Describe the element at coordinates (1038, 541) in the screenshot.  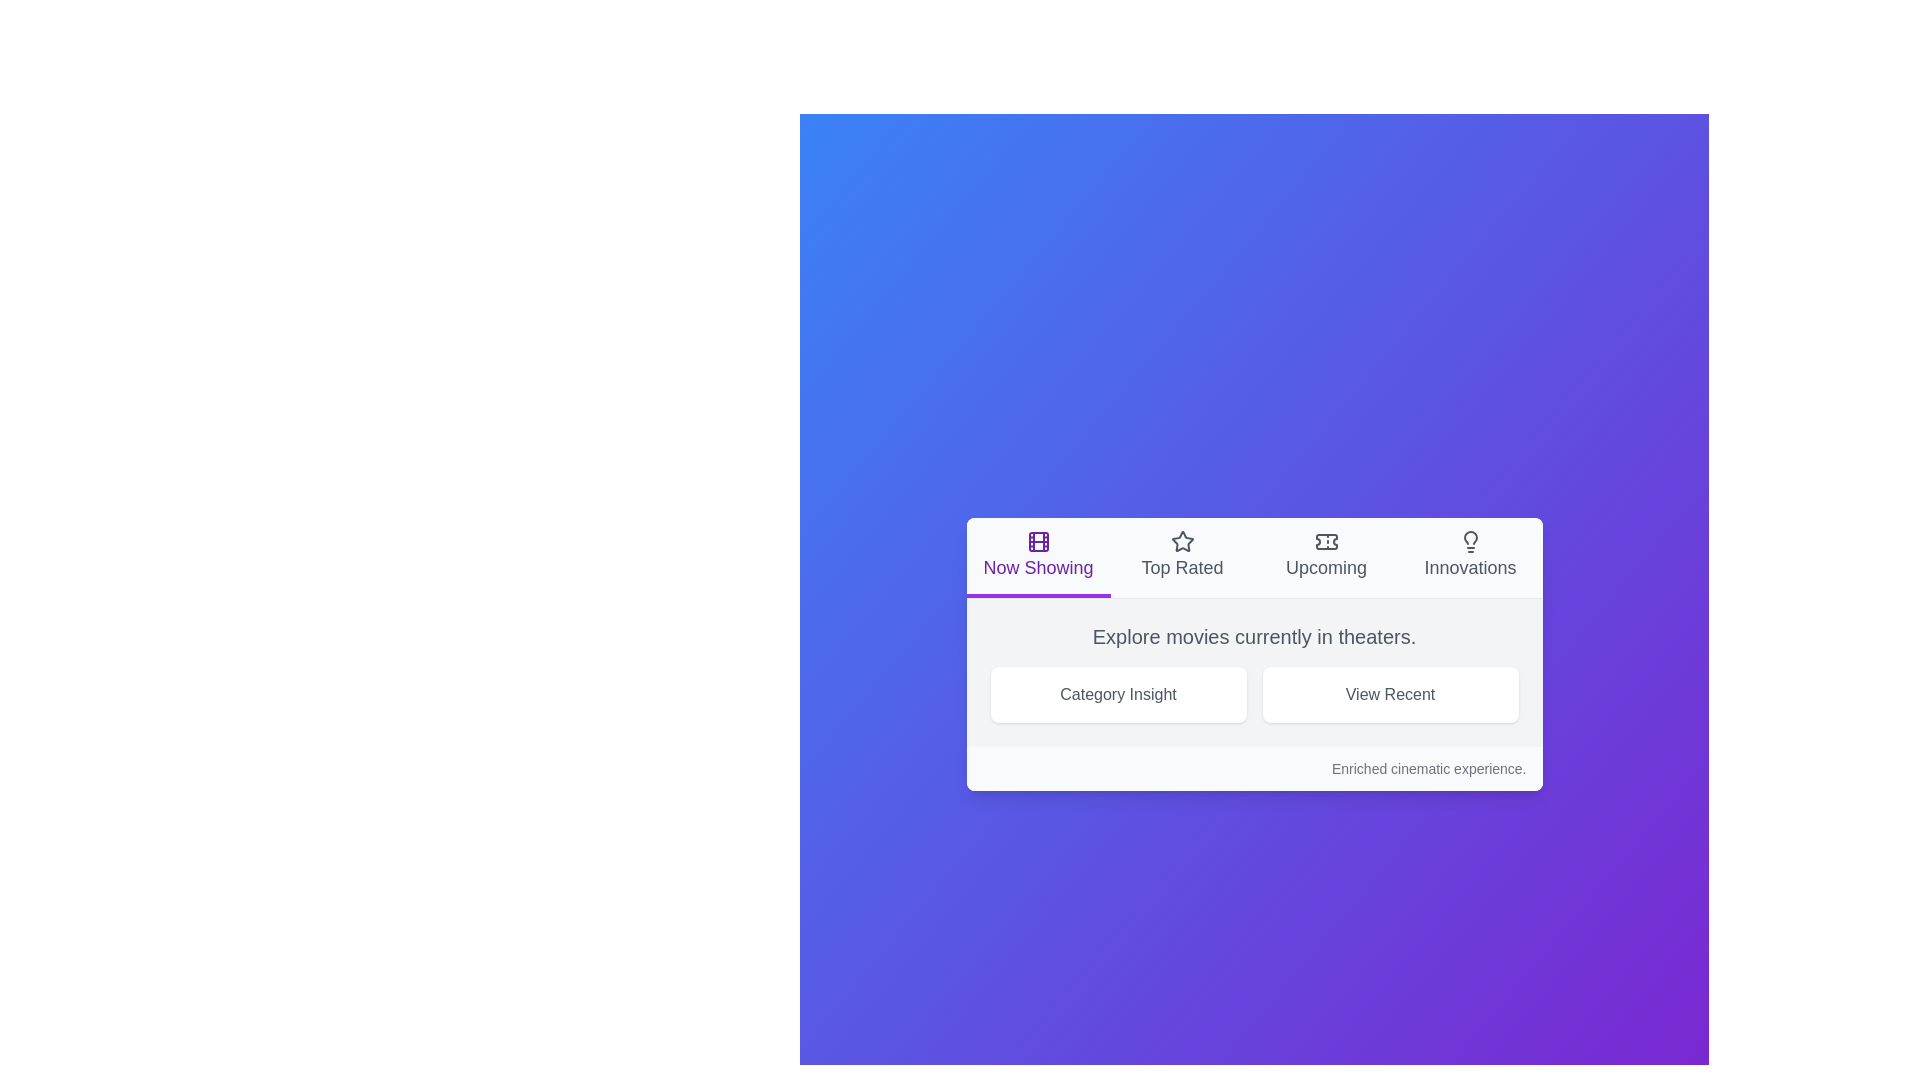
I see `the 'Now Showing' icon located in the top-left corner of the navigation bar, which is the first icon to the left of the 'Top Rated' and 'Upcoming' labels` at that location.